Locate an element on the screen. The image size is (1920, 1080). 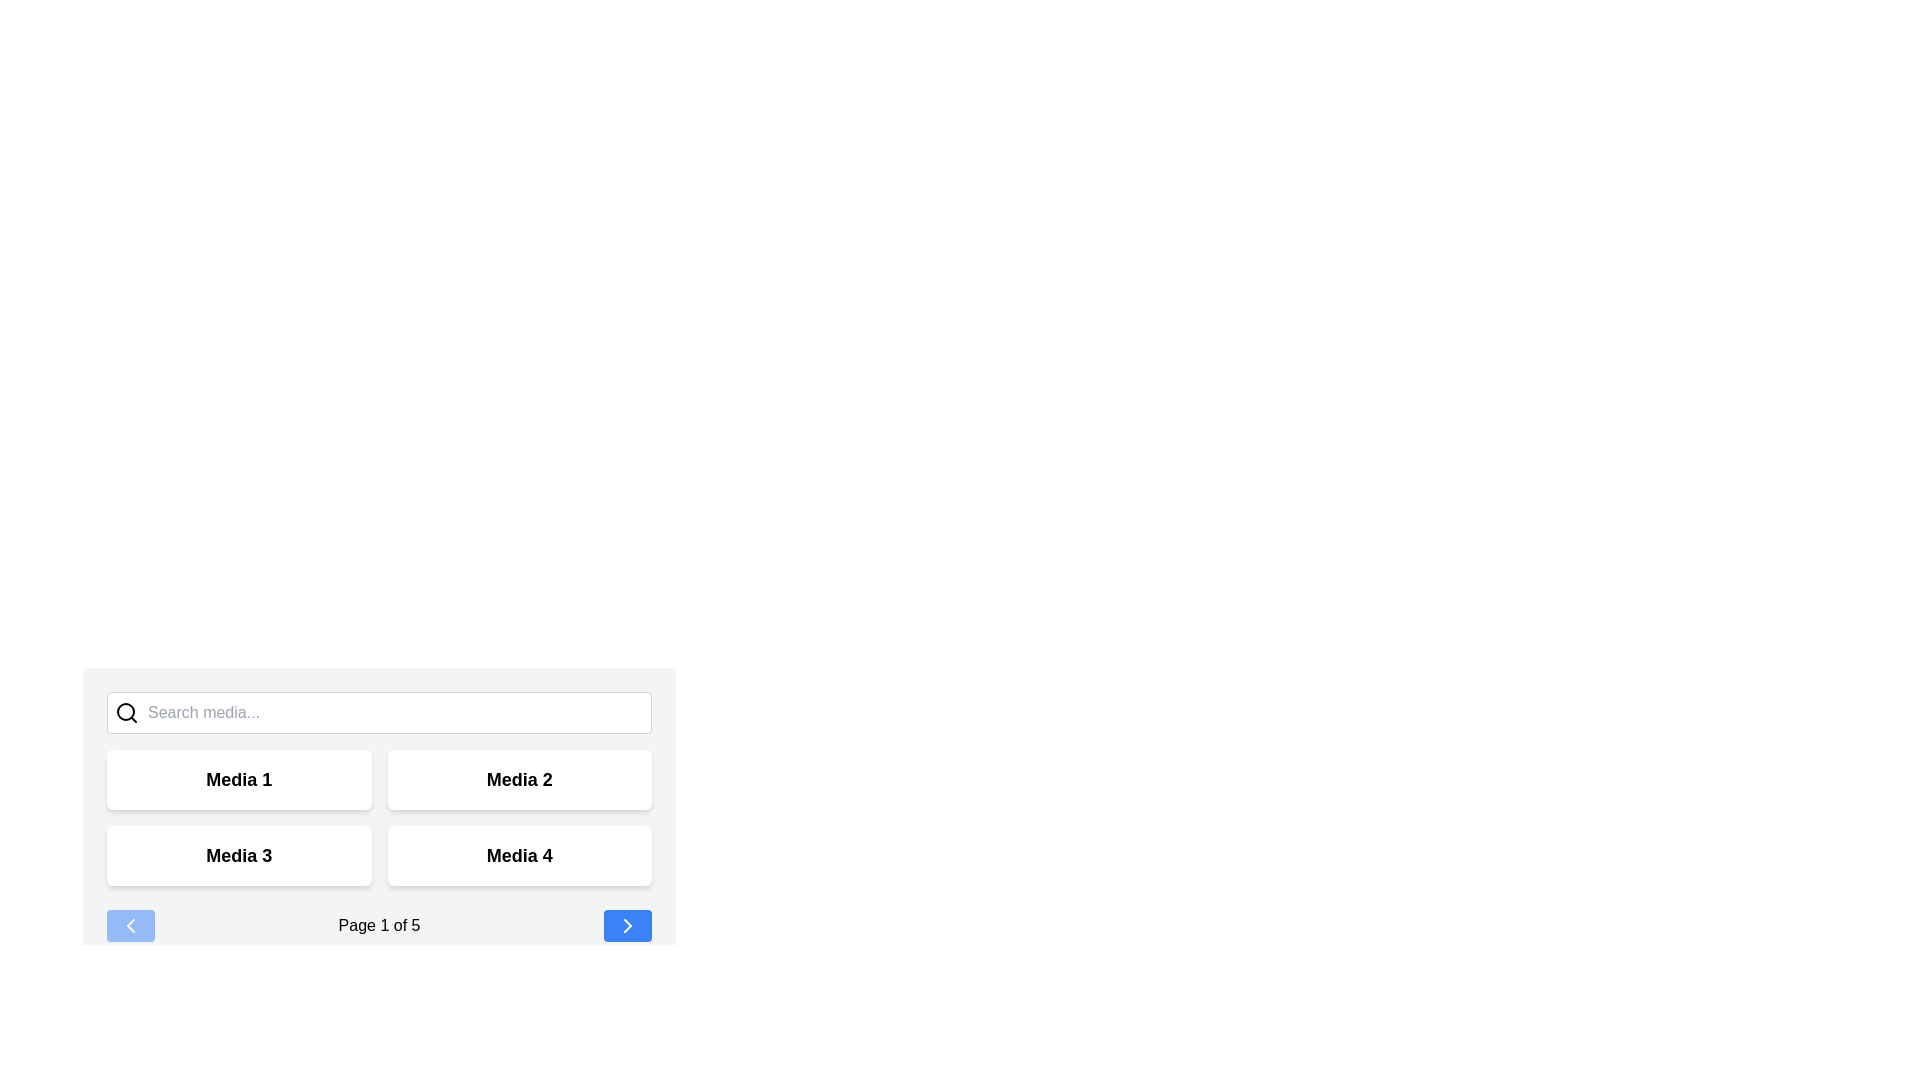
SVG circle element representing the circular part of the magnifying glass search icon located in the top-left position of the search bar is located at coordinates (124, 711).